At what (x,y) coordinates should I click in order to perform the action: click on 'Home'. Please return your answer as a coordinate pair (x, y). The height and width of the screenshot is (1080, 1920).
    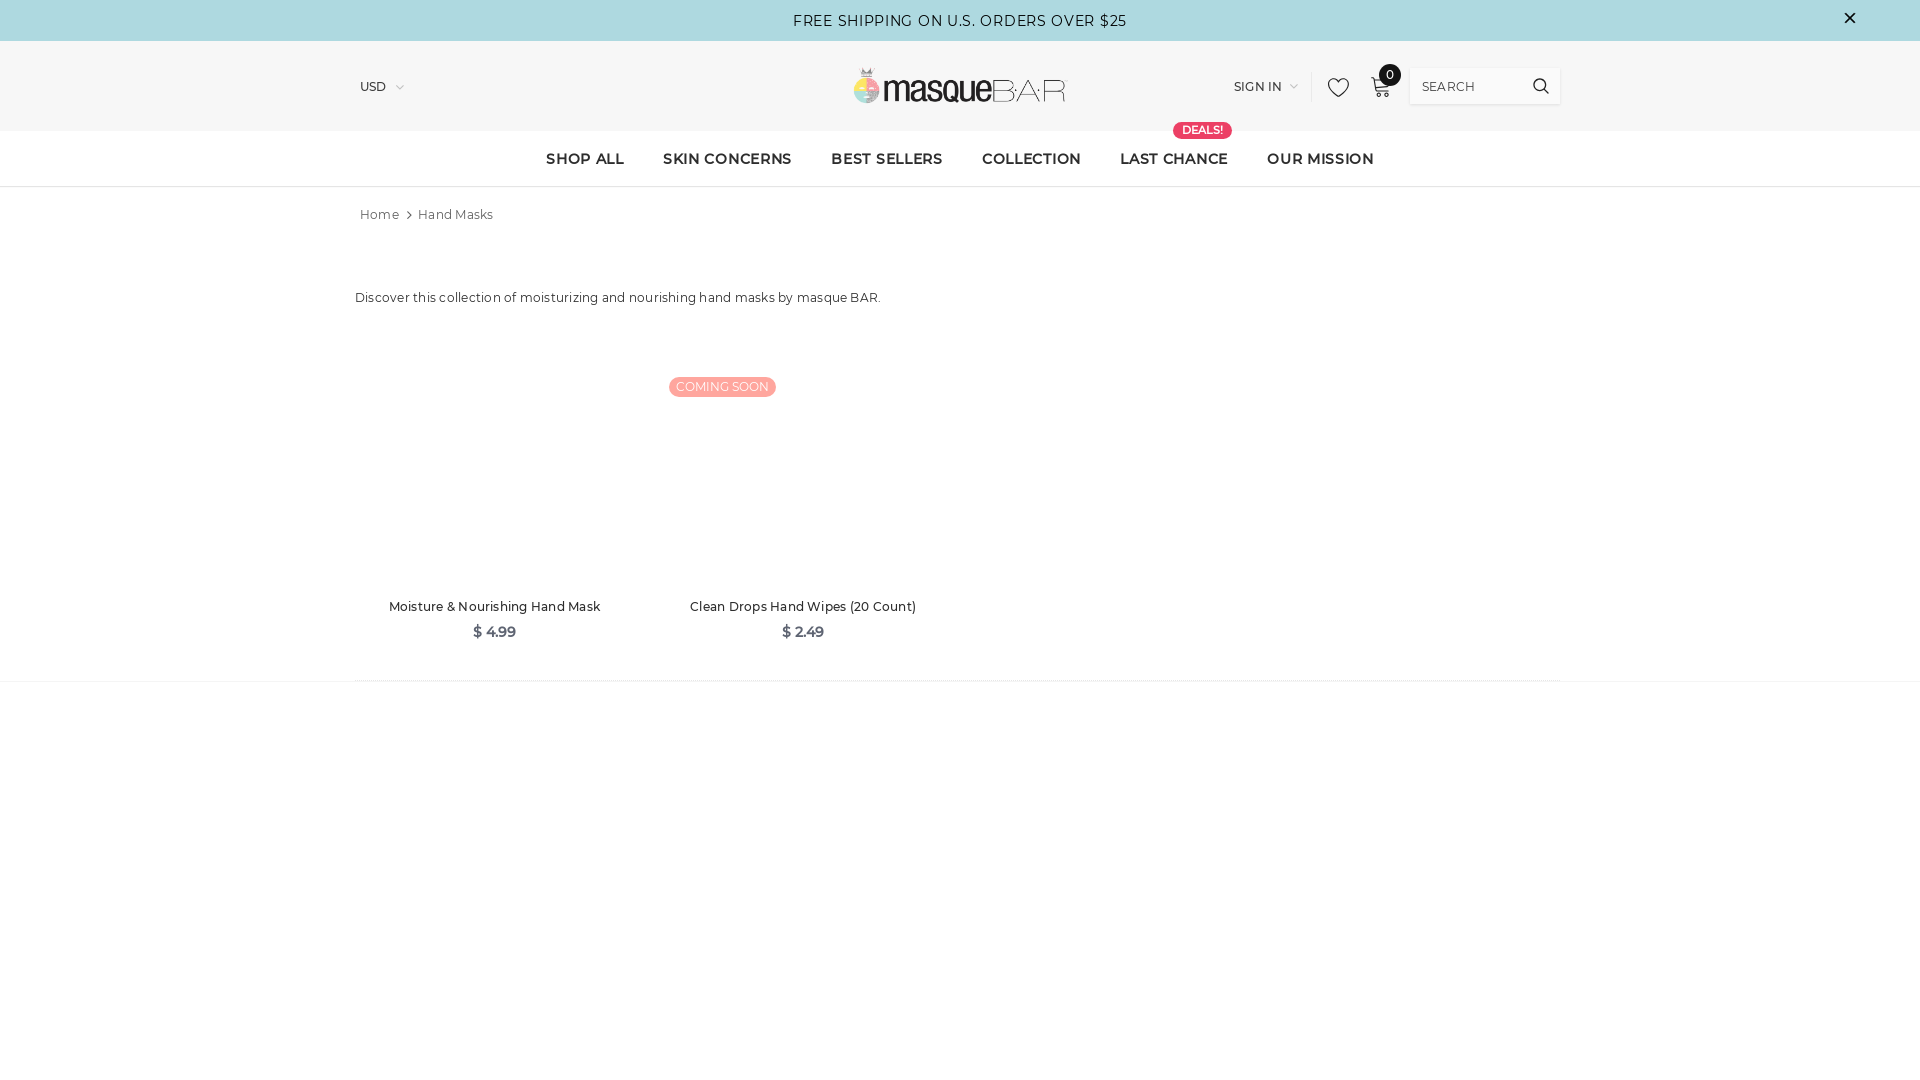
    Looking at the image, I should click on (360, 215).